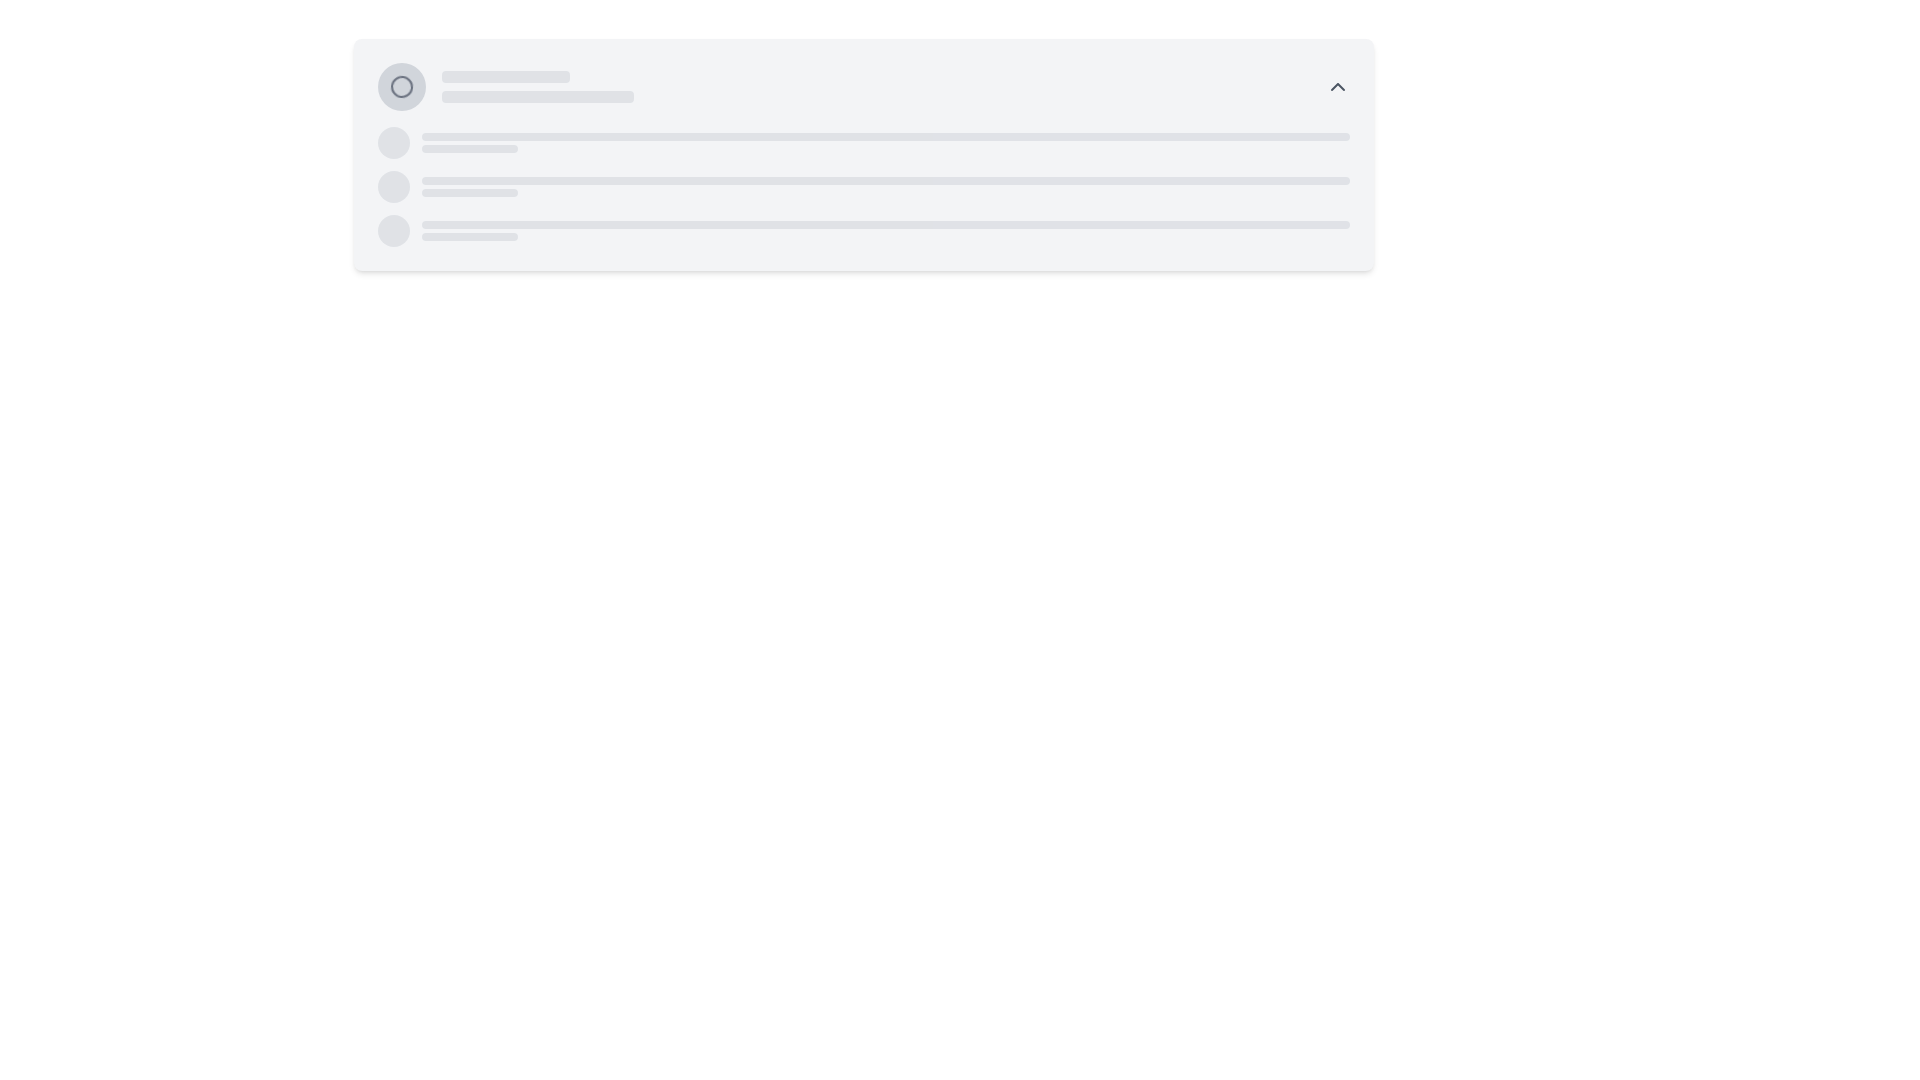  What do you see at coordinates (864, 141) in the screenshot?
I see `the first placeholder row in the vertical list that indicates loading content` at bounding box center [864, 141].